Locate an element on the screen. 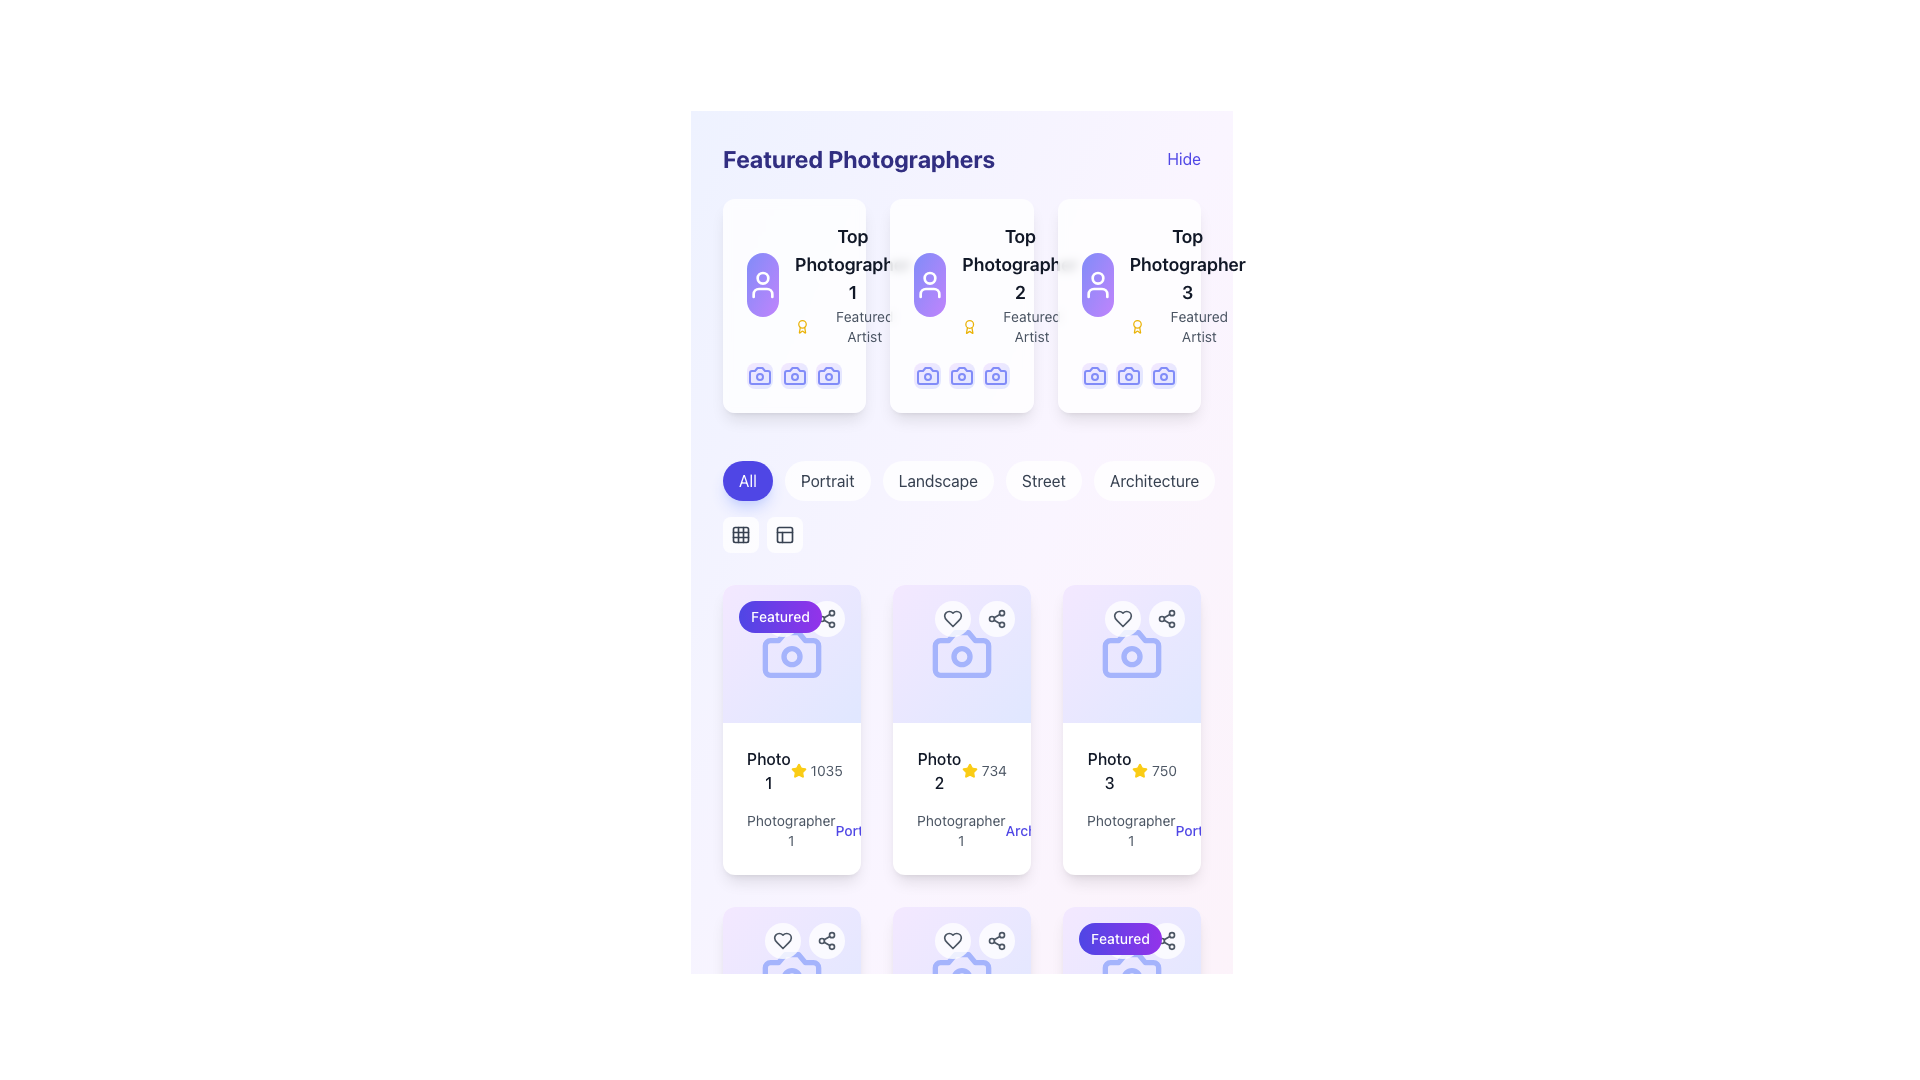 The height and width of the screenshot is (1080, 1920). the 'Top Photographer 2' and 'Featured Artist' text display with icon is located at coordinates (1020, 285).